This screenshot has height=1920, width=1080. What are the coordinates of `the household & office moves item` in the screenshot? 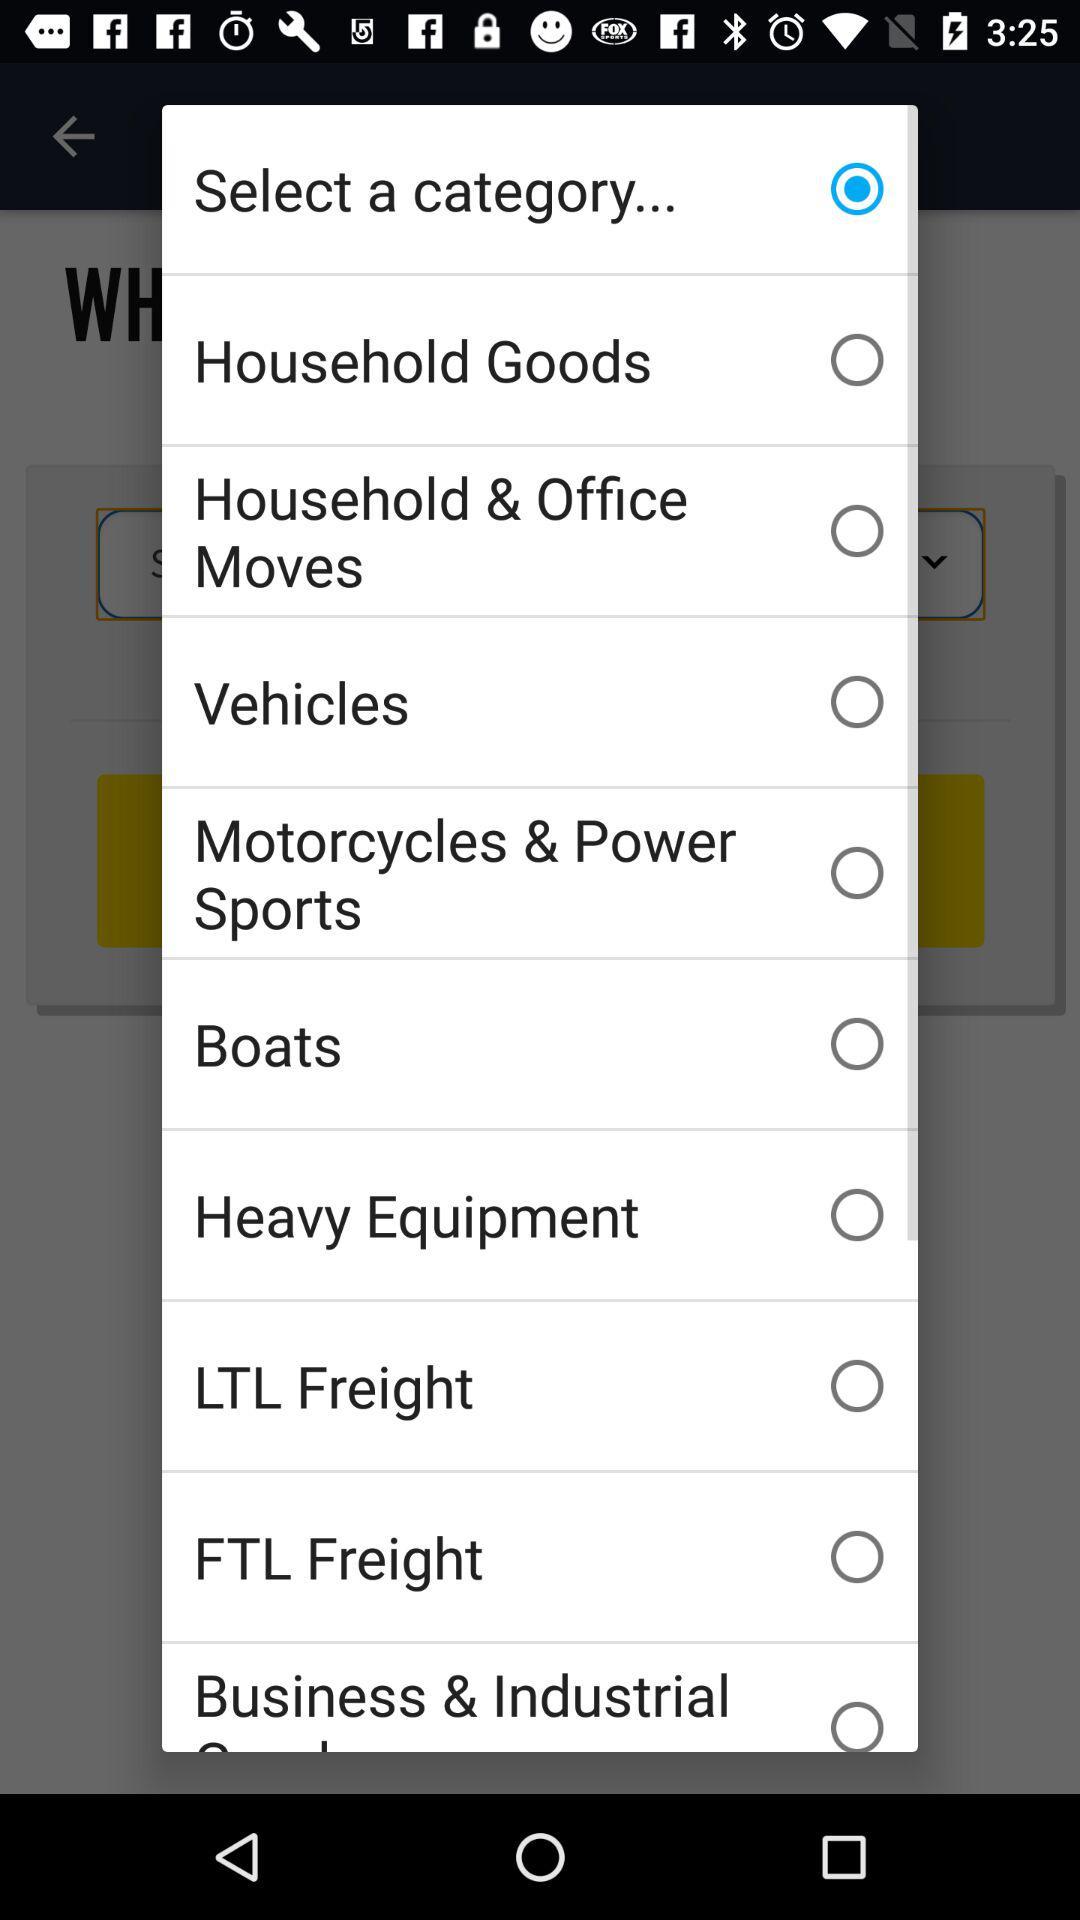 It's located at (540, 531).